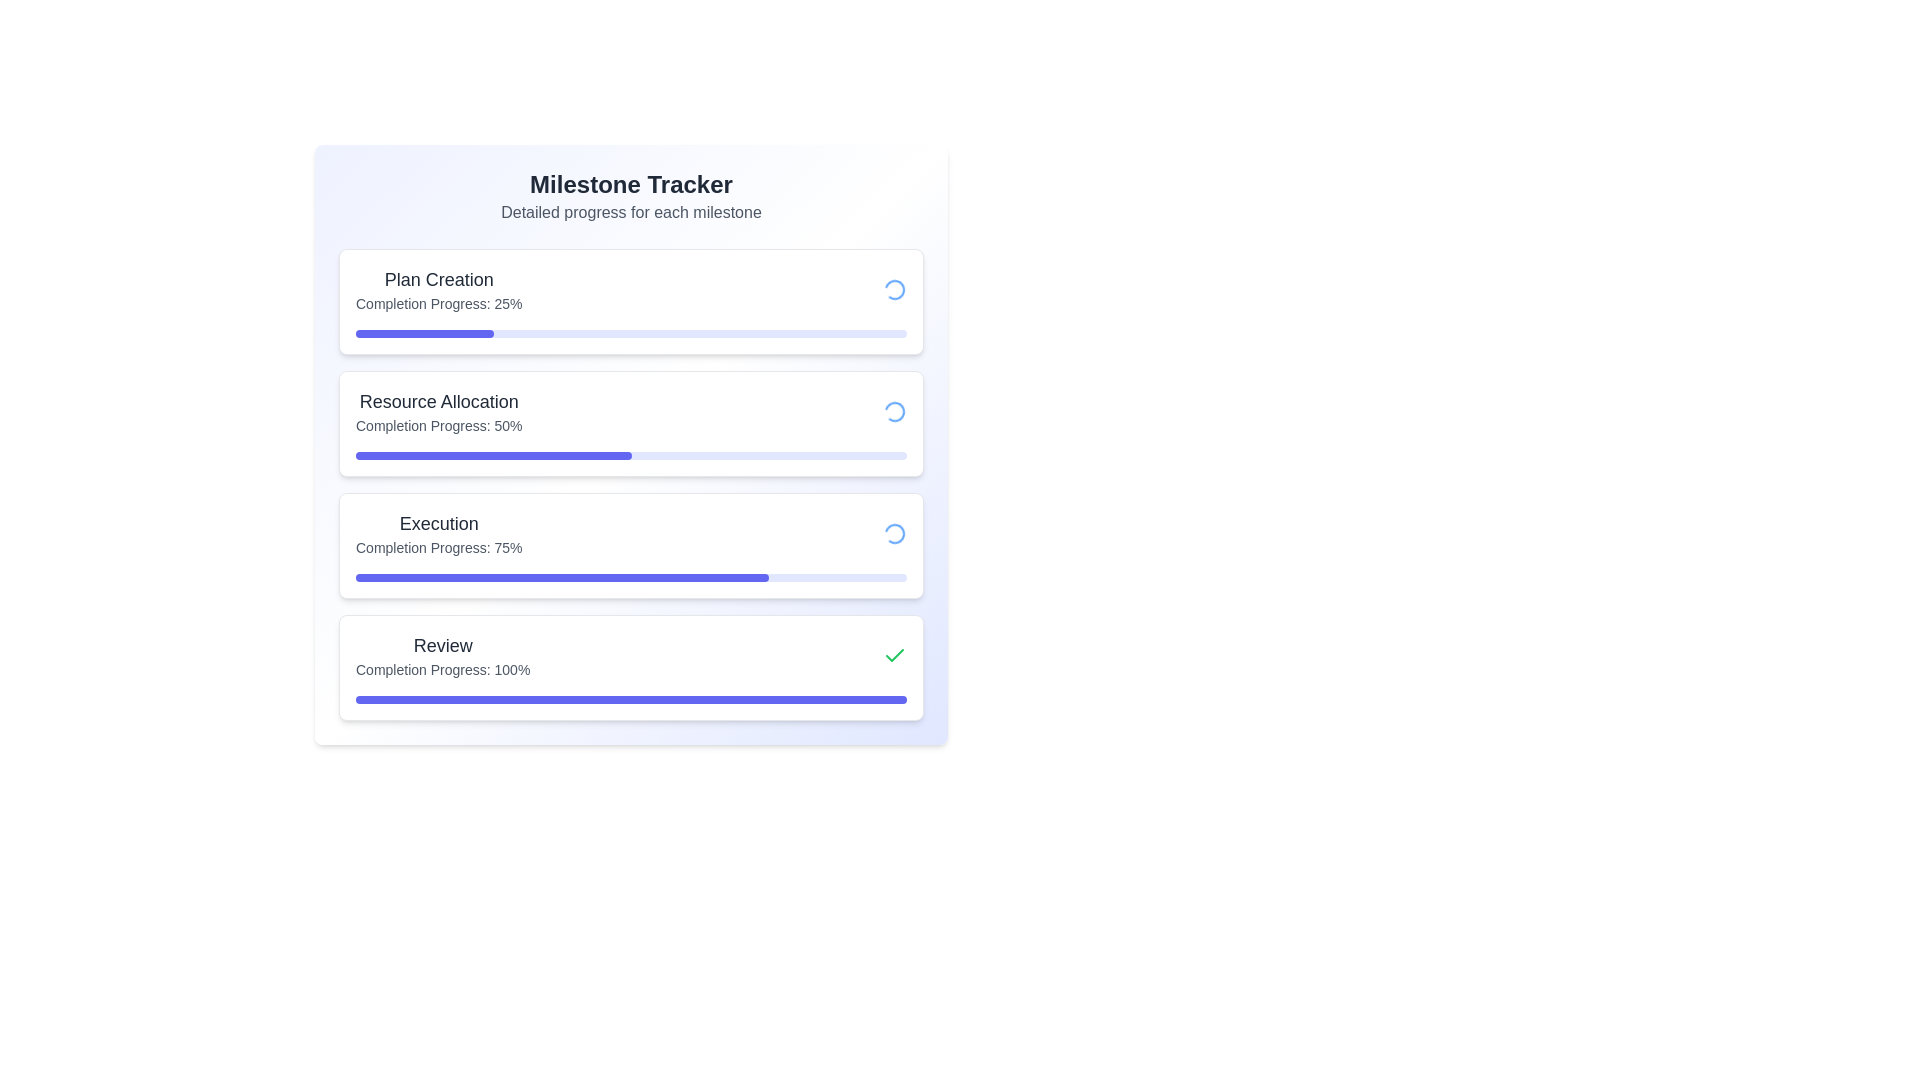  What do you see at coordinates (893, 411) in the screenshot?
I see `the circular loading spinner indicating ongoing updates for the 'Resource Allocation' milestone, located to the far right of the milestone section` at bounding box center [893, 411].